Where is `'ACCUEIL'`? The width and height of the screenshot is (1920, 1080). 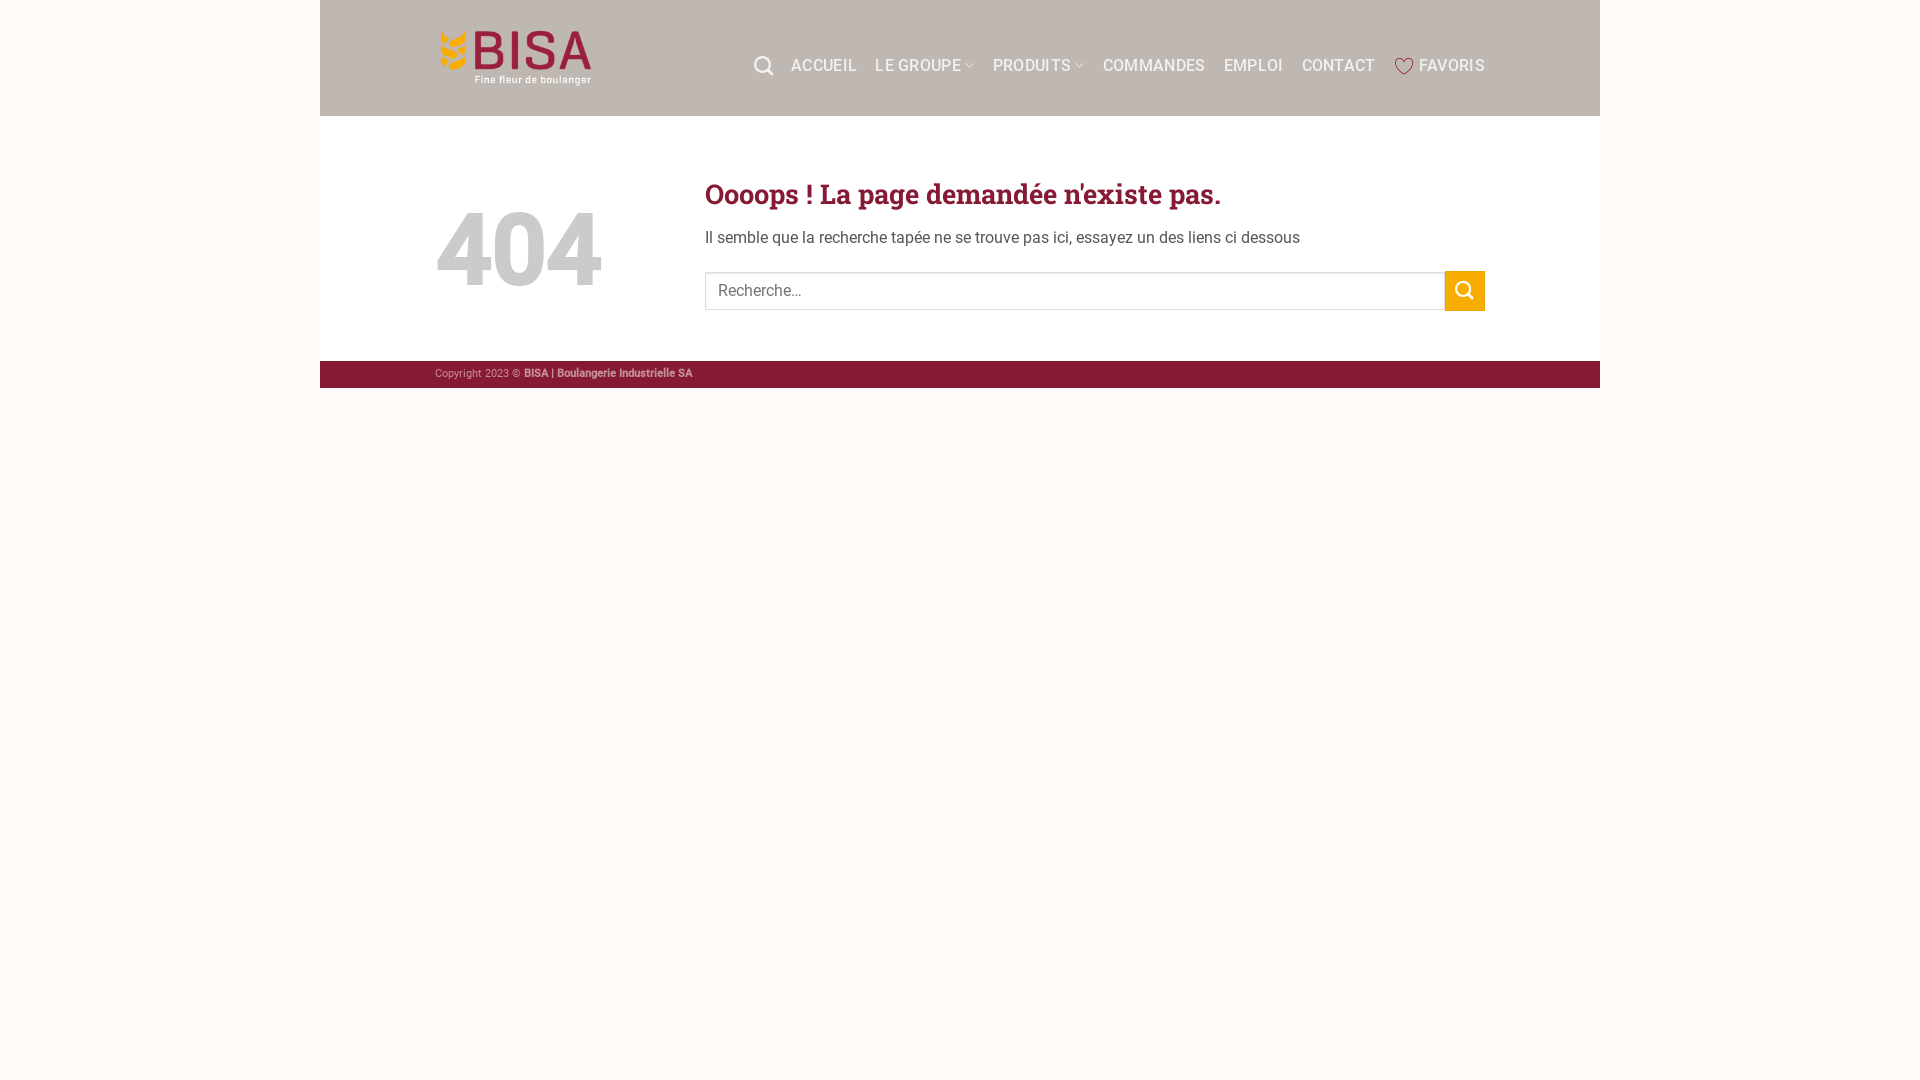 'ACCUEIL' is located at coordinates (824, 64).